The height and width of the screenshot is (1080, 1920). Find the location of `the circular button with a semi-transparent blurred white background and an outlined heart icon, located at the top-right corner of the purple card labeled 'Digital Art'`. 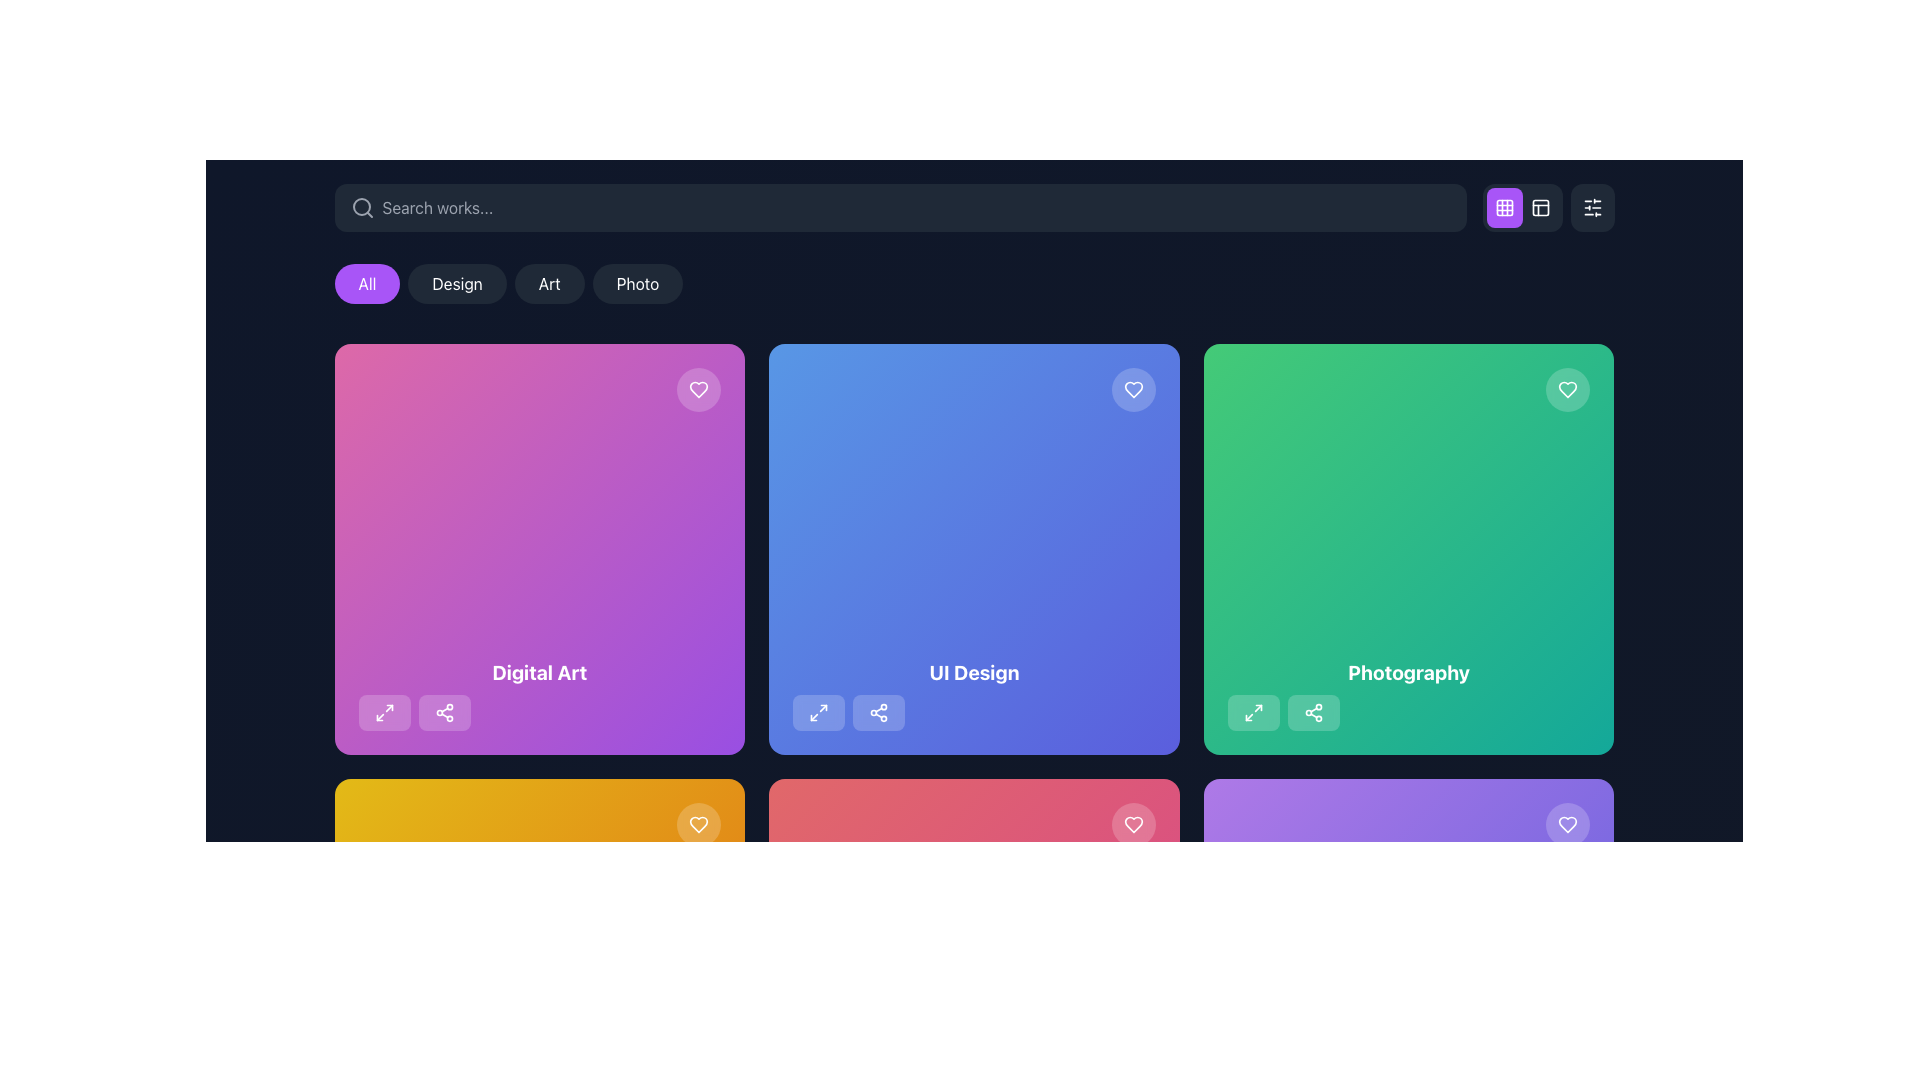

the circular button with a semi-transparent blurred white background and an outlined heart icon, located at the top-right corner of the purple card labeled 'Digital Art' is located at coordinates (699, 389).